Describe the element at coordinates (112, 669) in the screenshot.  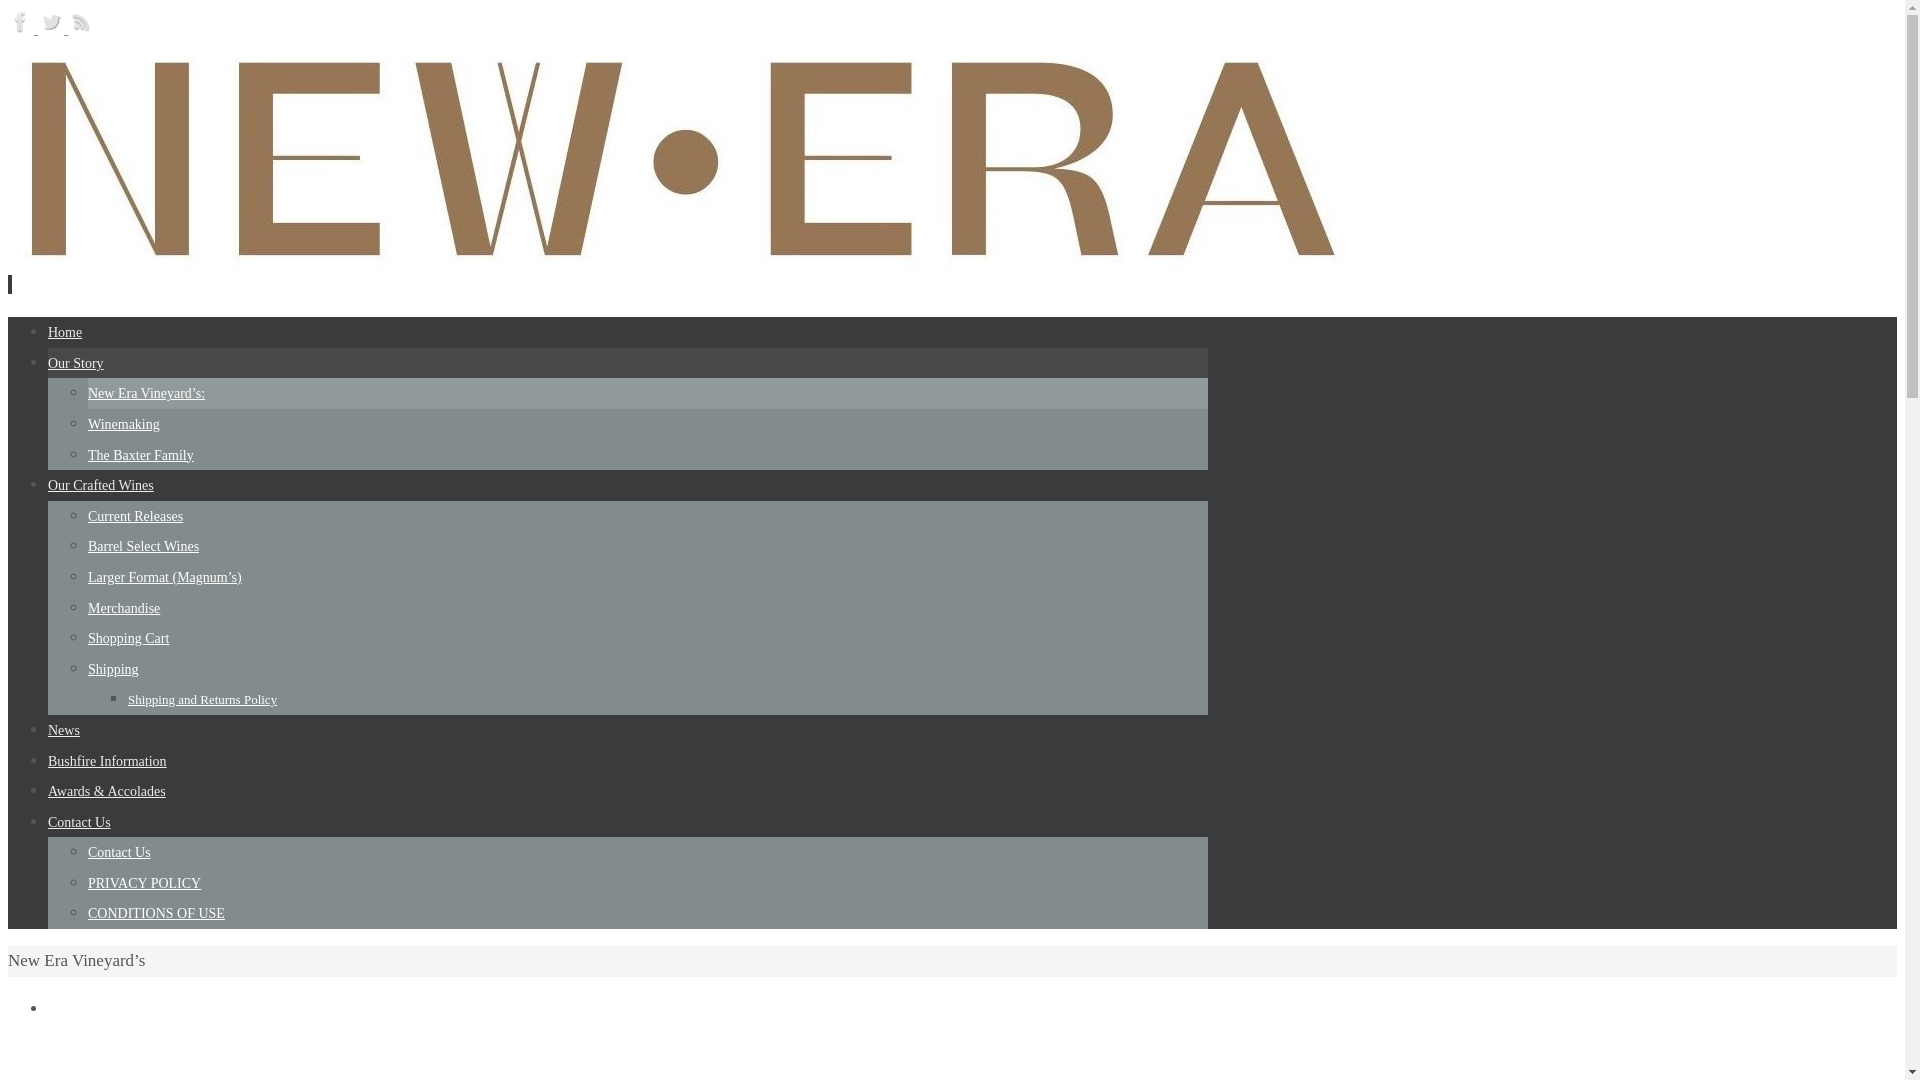
I see `'Shipping'` at that location.